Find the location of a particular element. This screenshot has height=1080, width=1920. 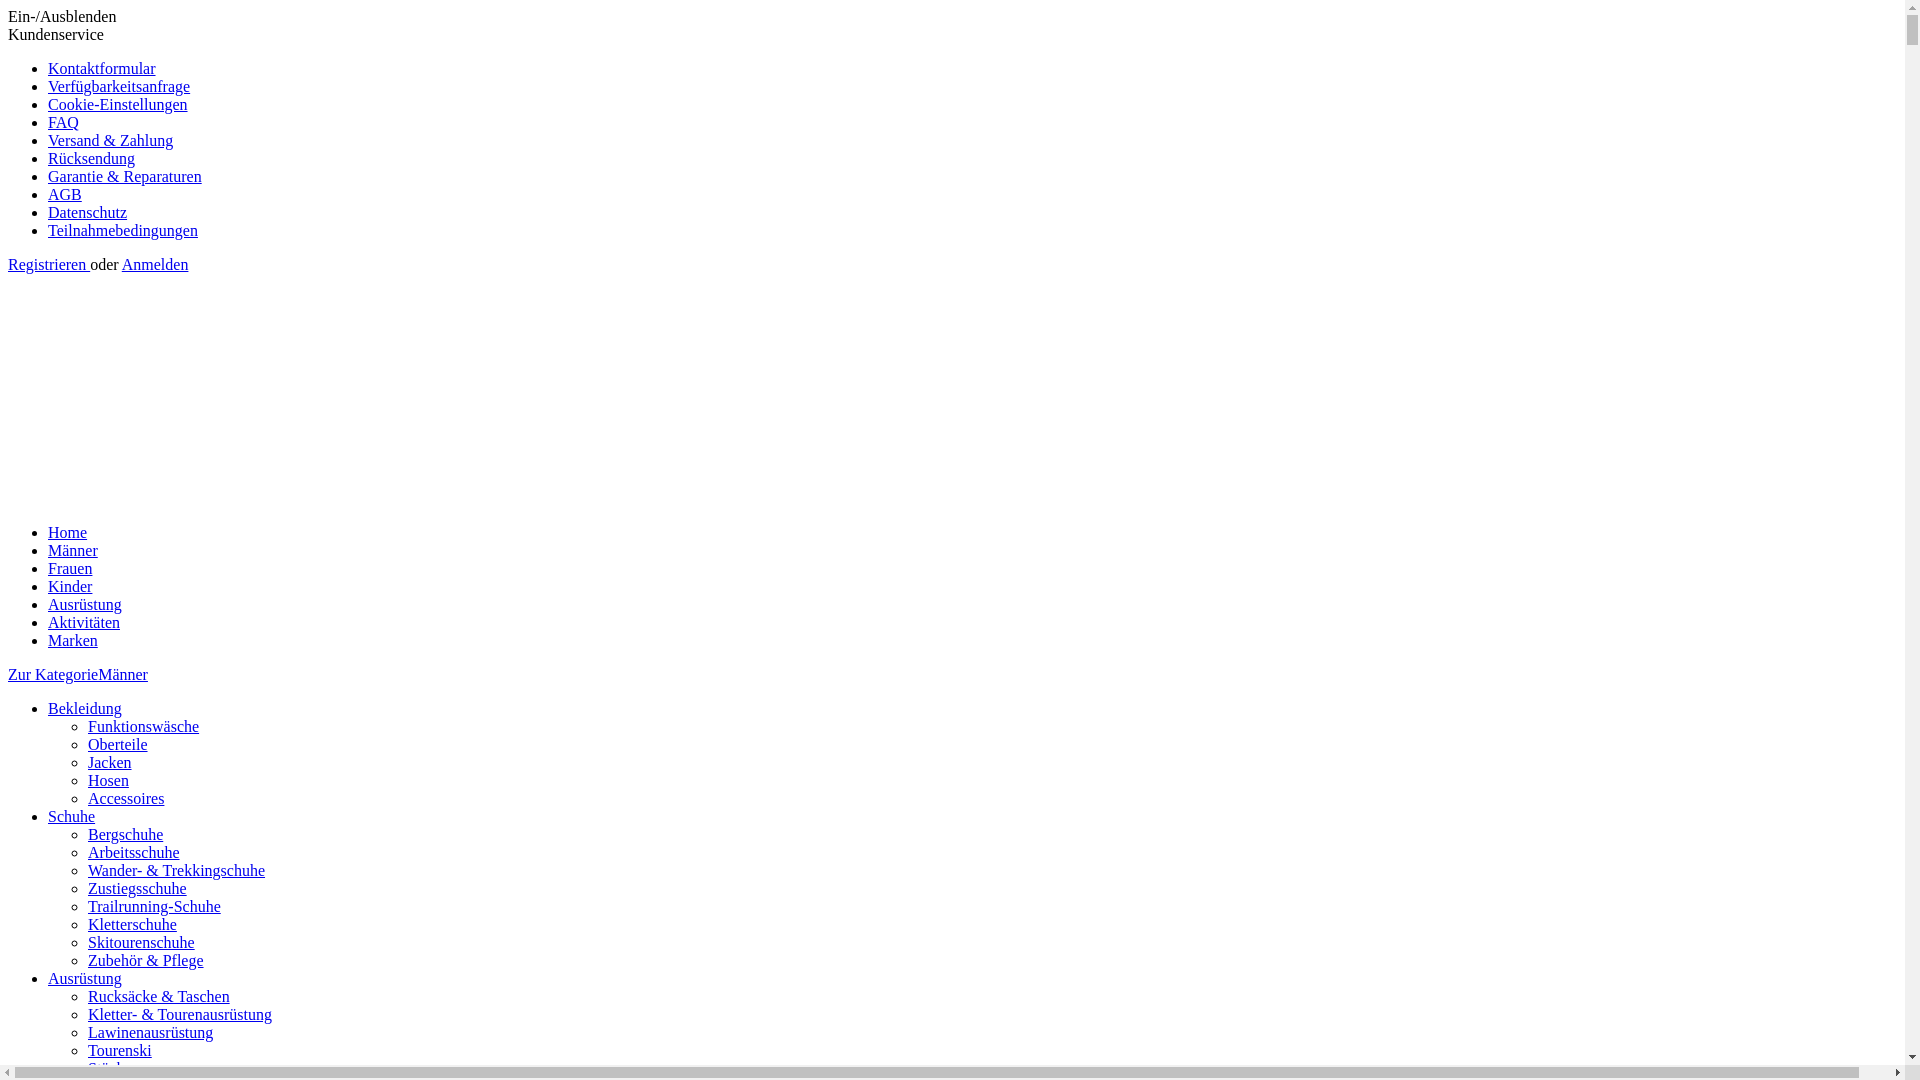

'Kinder' is located at coordinates (70, 585).